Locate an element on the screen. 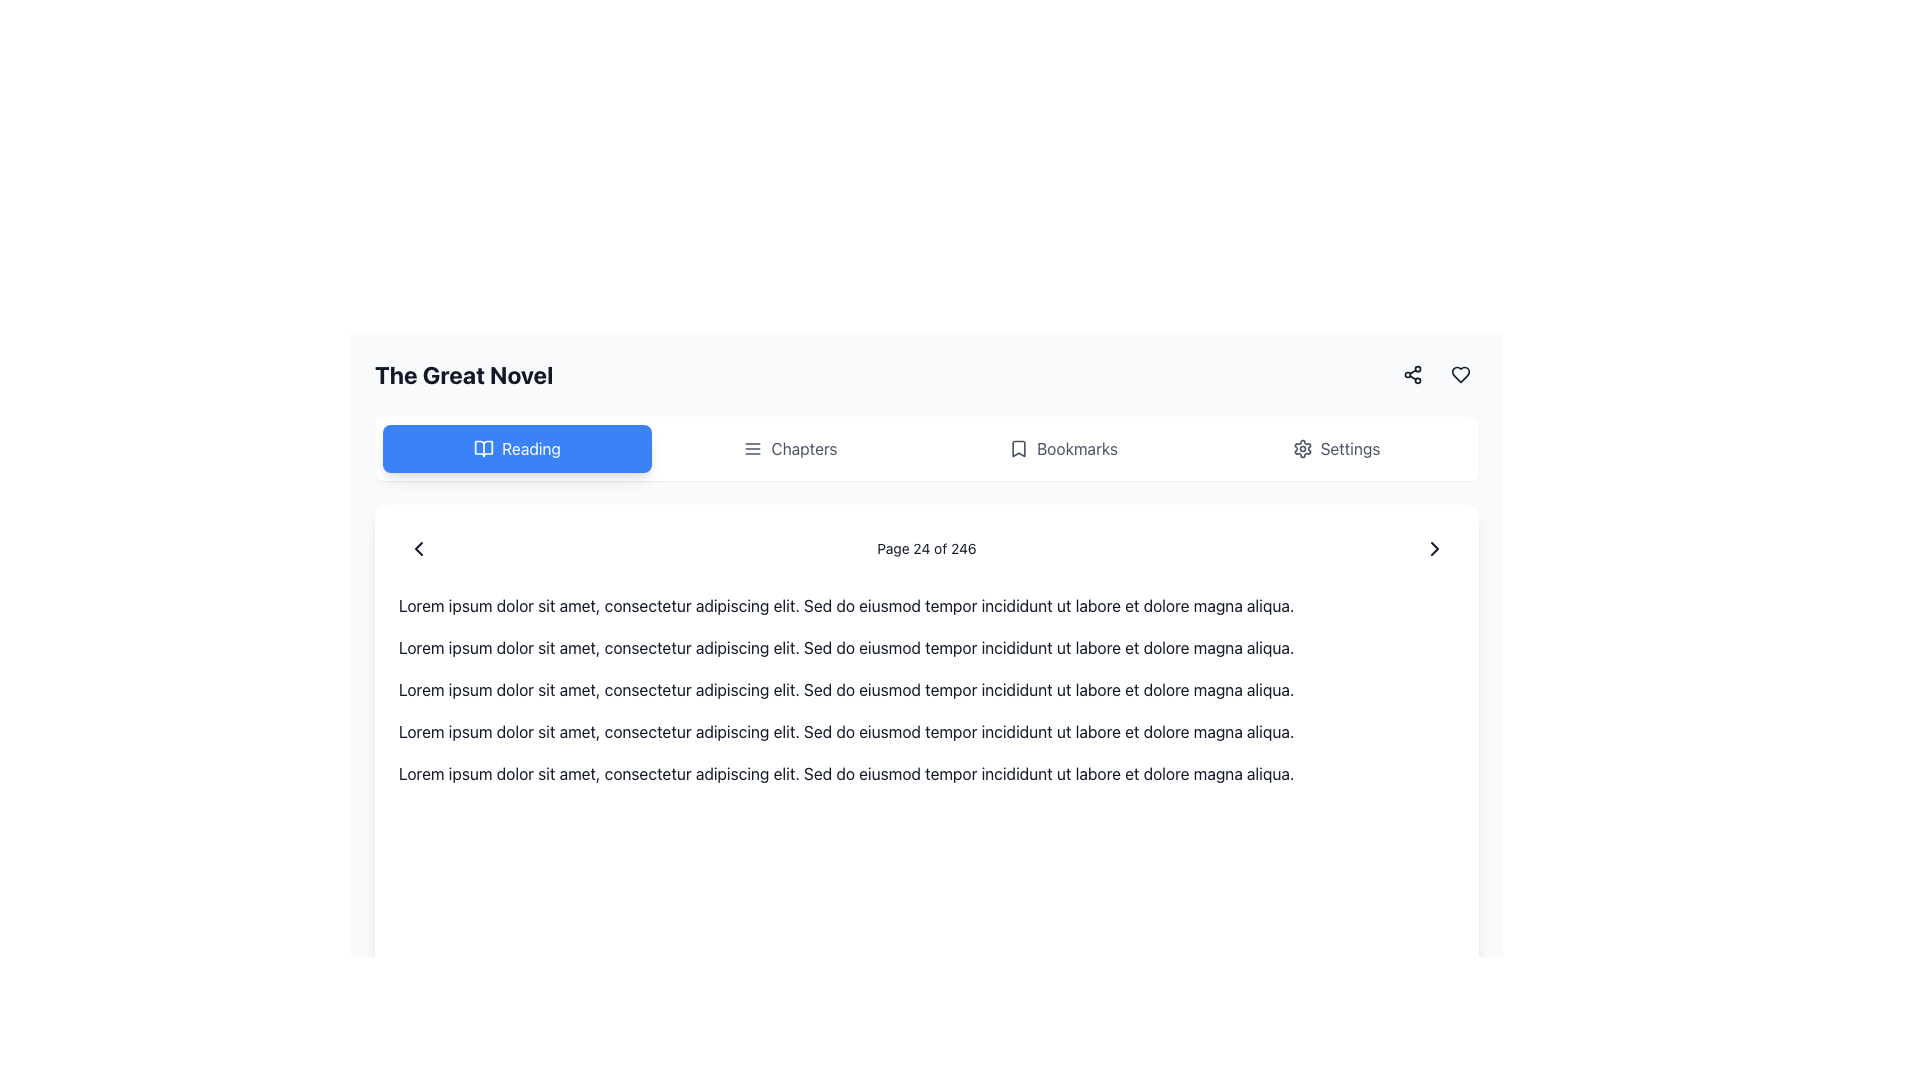 The height and width of the screenshot is (1080, 1920). the fourth text block in the prose section, which is positioned below the third text block and above the fifth text block is located at coordinates (925, 732).